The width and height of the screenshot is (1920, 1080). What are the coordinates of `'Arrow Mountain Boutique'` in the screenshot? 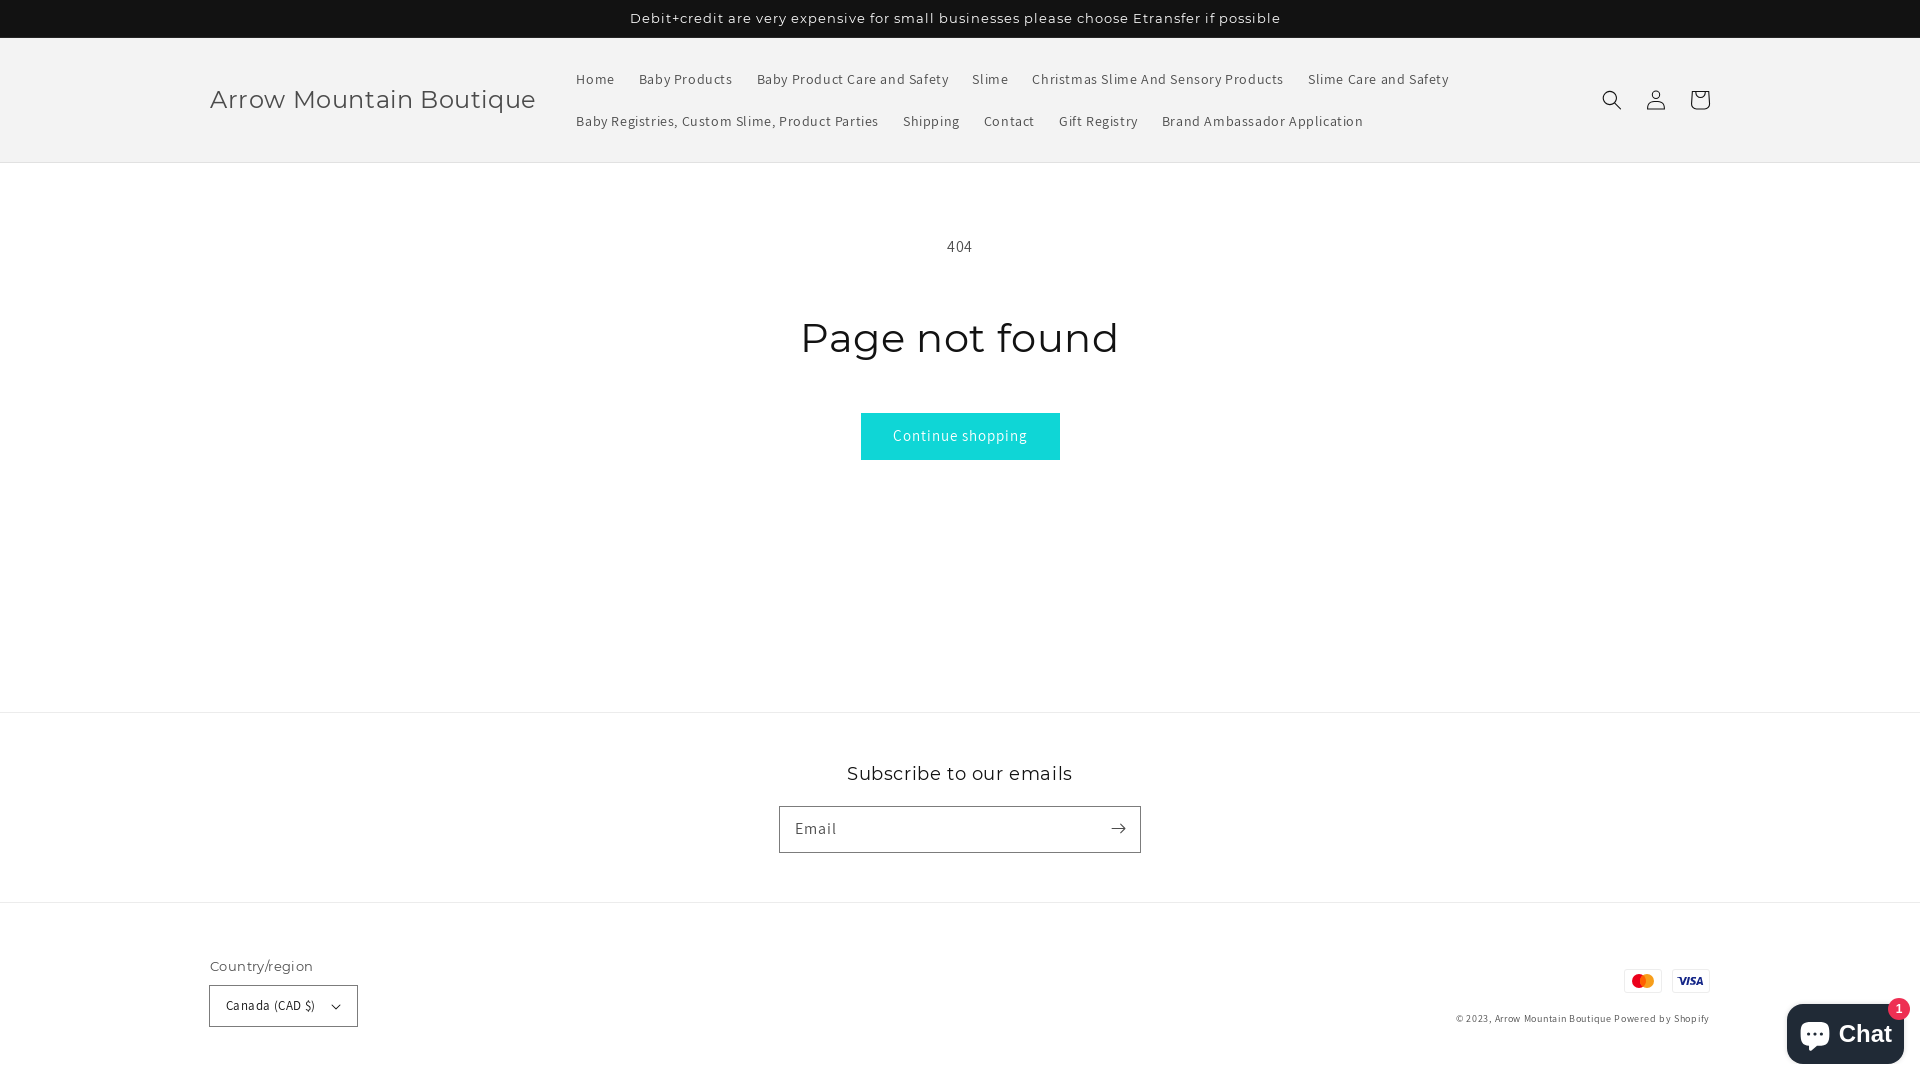 It's located at (201, 100).